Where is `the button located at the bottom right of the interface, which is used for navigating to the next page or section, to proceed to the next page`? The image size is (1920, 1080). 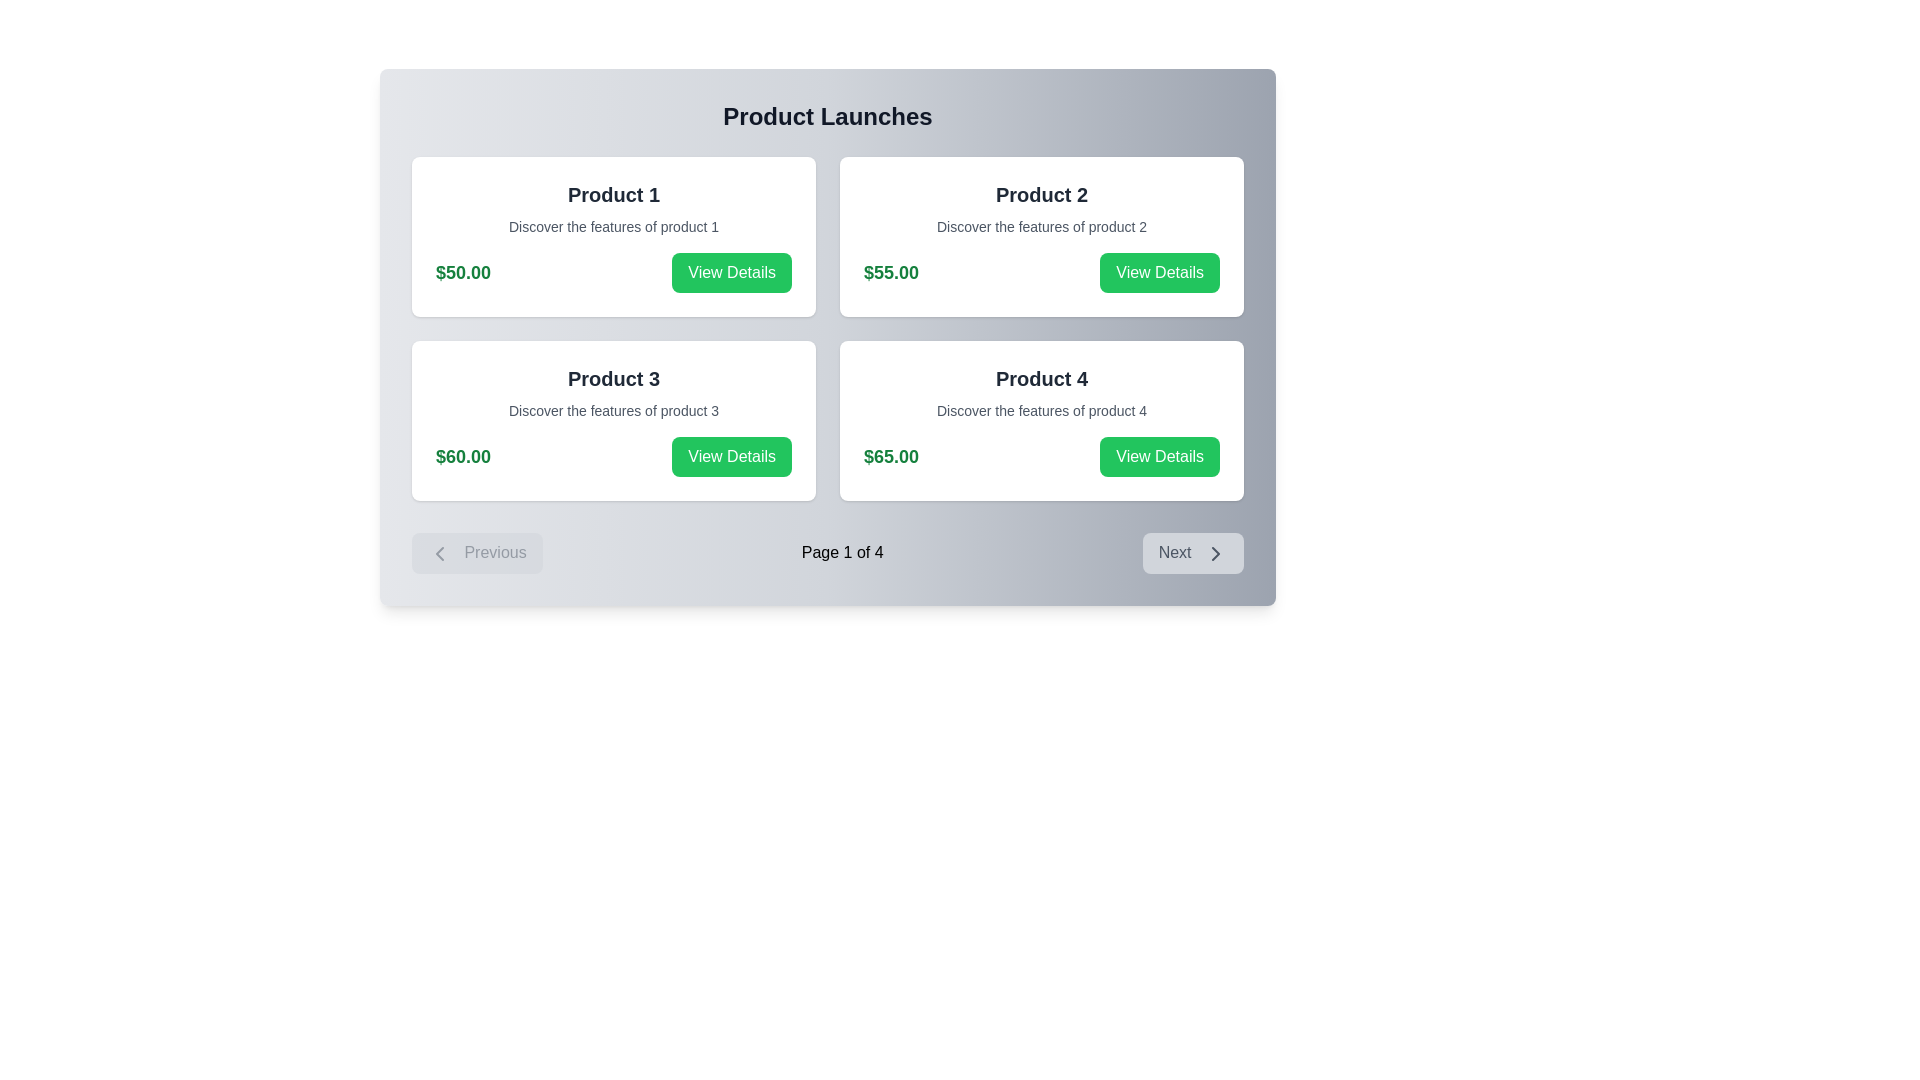
the button located at the bottom right of the interface, which is used for navigating to the next page or section, to proceed to the next page is located at coordinates (1193, 553).